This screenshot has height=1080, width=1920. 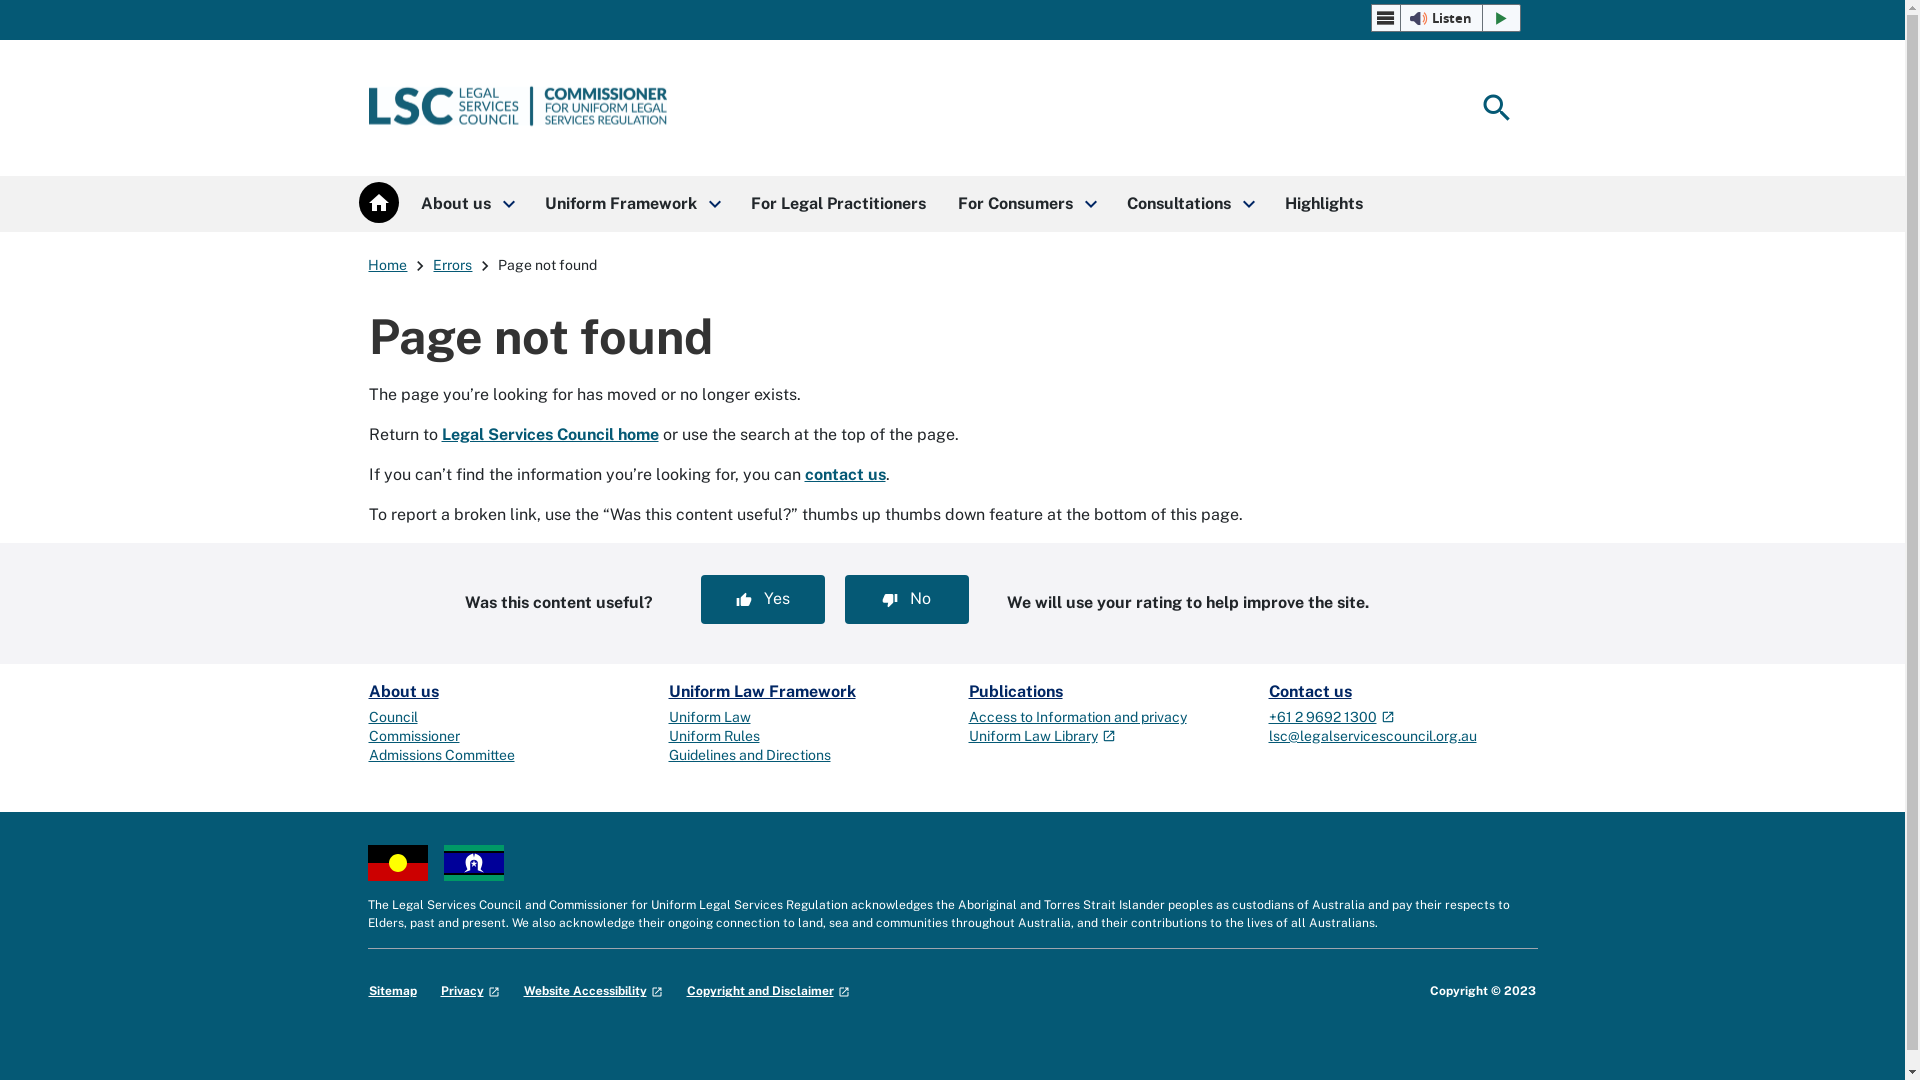 What do you see at coordinates (1189, 204) in the screenshot?
I see `'Consultations` at bounding box center [1189, 204].